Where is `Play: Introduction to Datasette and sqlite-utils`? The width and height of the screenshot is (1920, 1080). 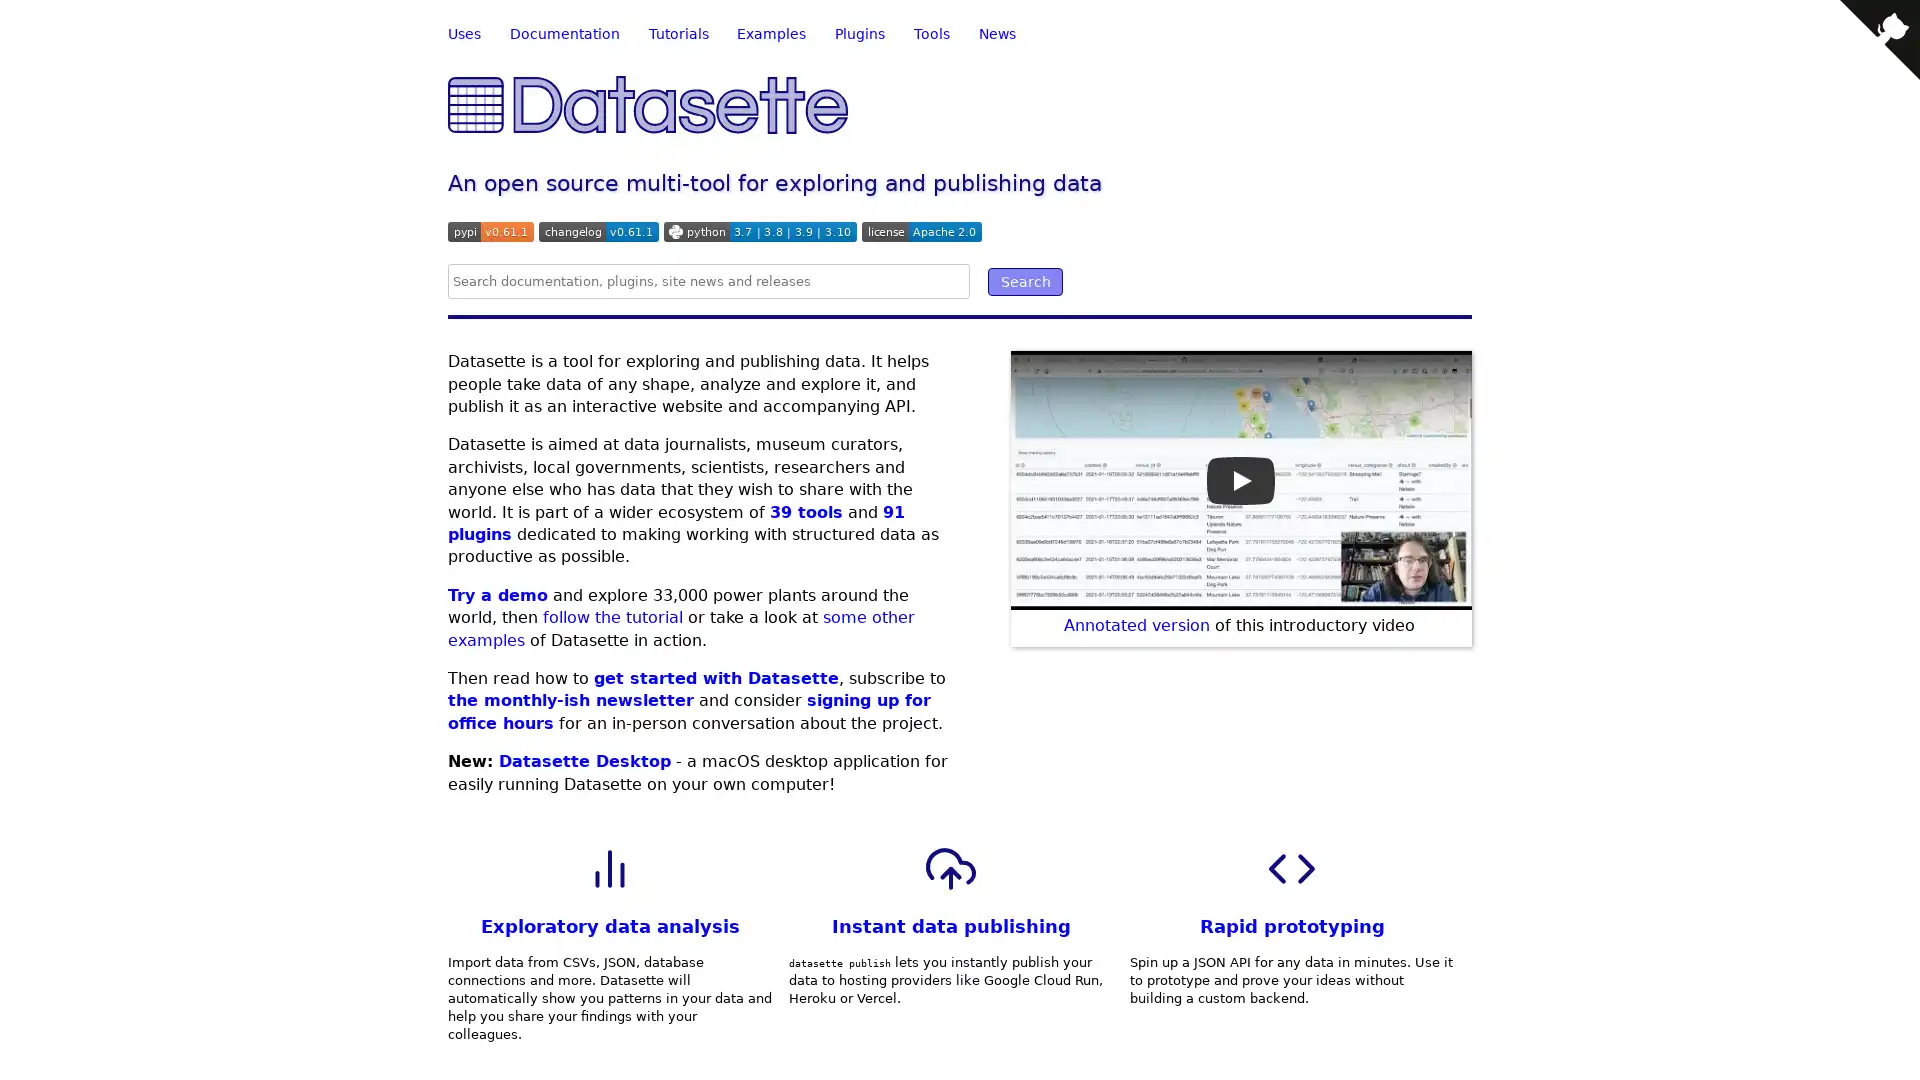
Play: Introduction to Datasette and sqlite-utils is located at coordinates (1240, 479).